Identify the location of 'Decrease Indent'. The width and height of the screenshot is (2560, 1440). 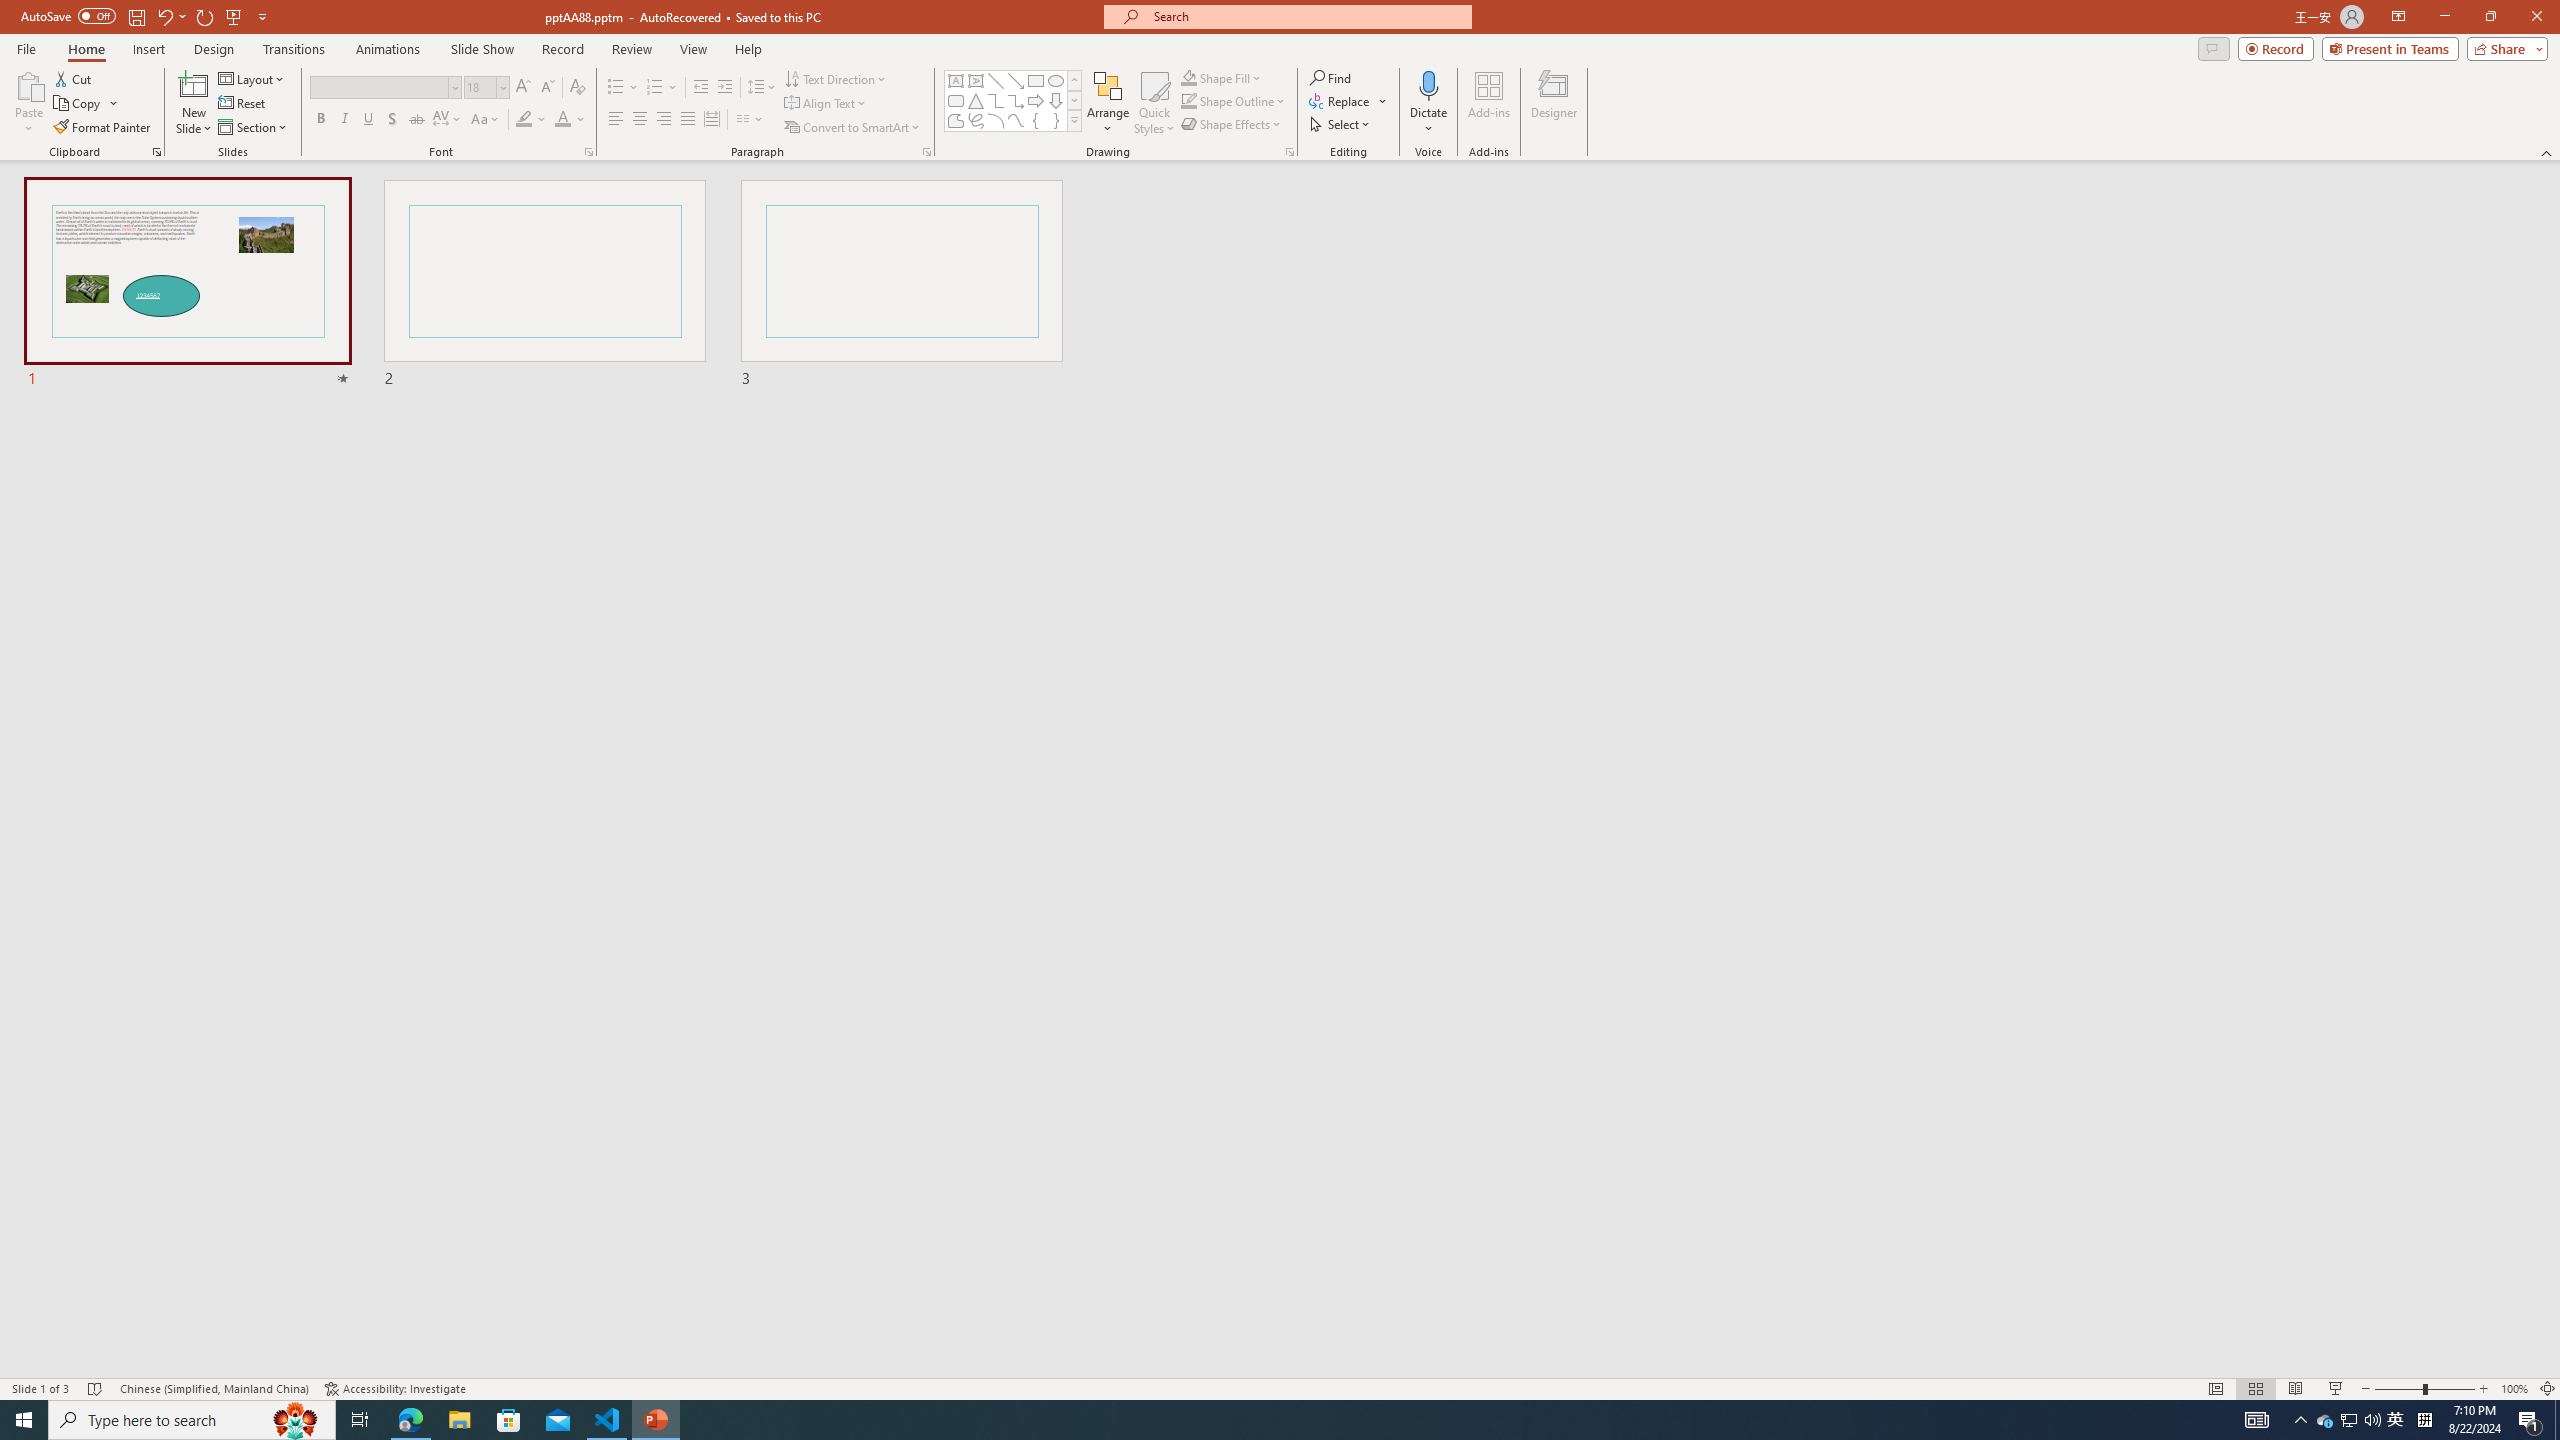
(701, 87).